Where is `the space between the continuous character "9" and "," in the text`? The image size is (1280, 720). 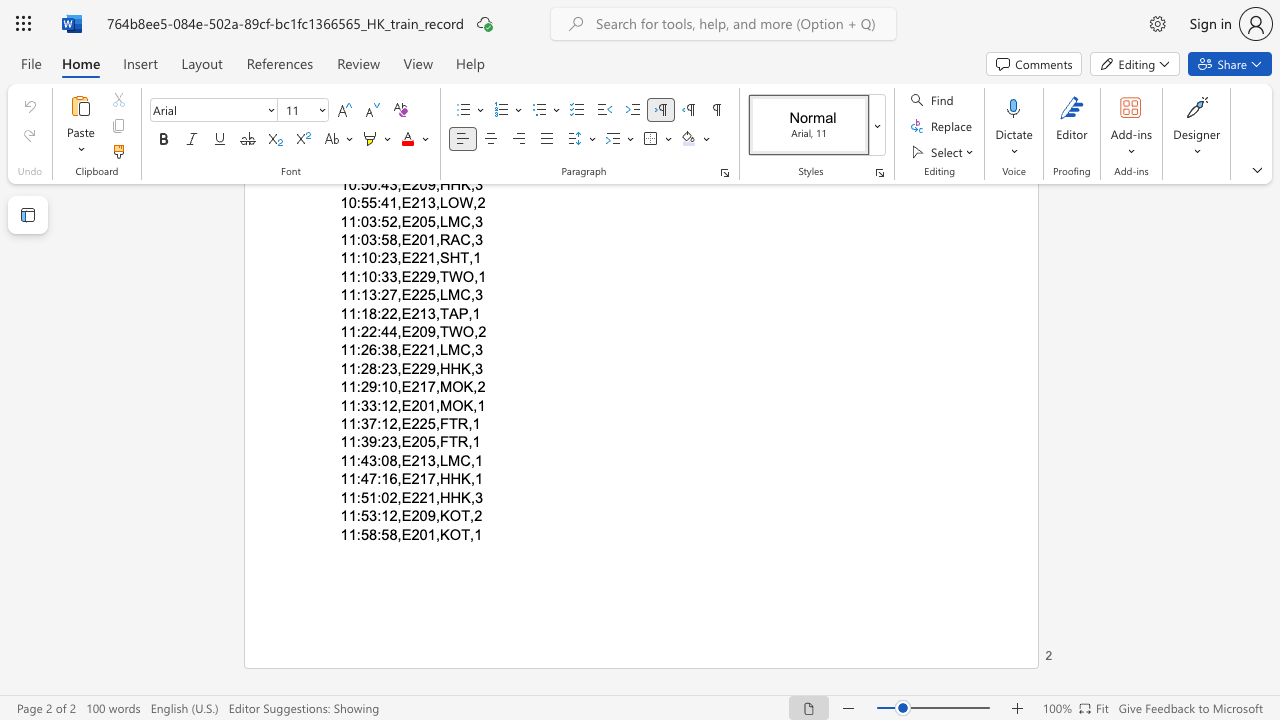 the space between the continuous character "9" and "," in the text is located at coordinates (433, 515).